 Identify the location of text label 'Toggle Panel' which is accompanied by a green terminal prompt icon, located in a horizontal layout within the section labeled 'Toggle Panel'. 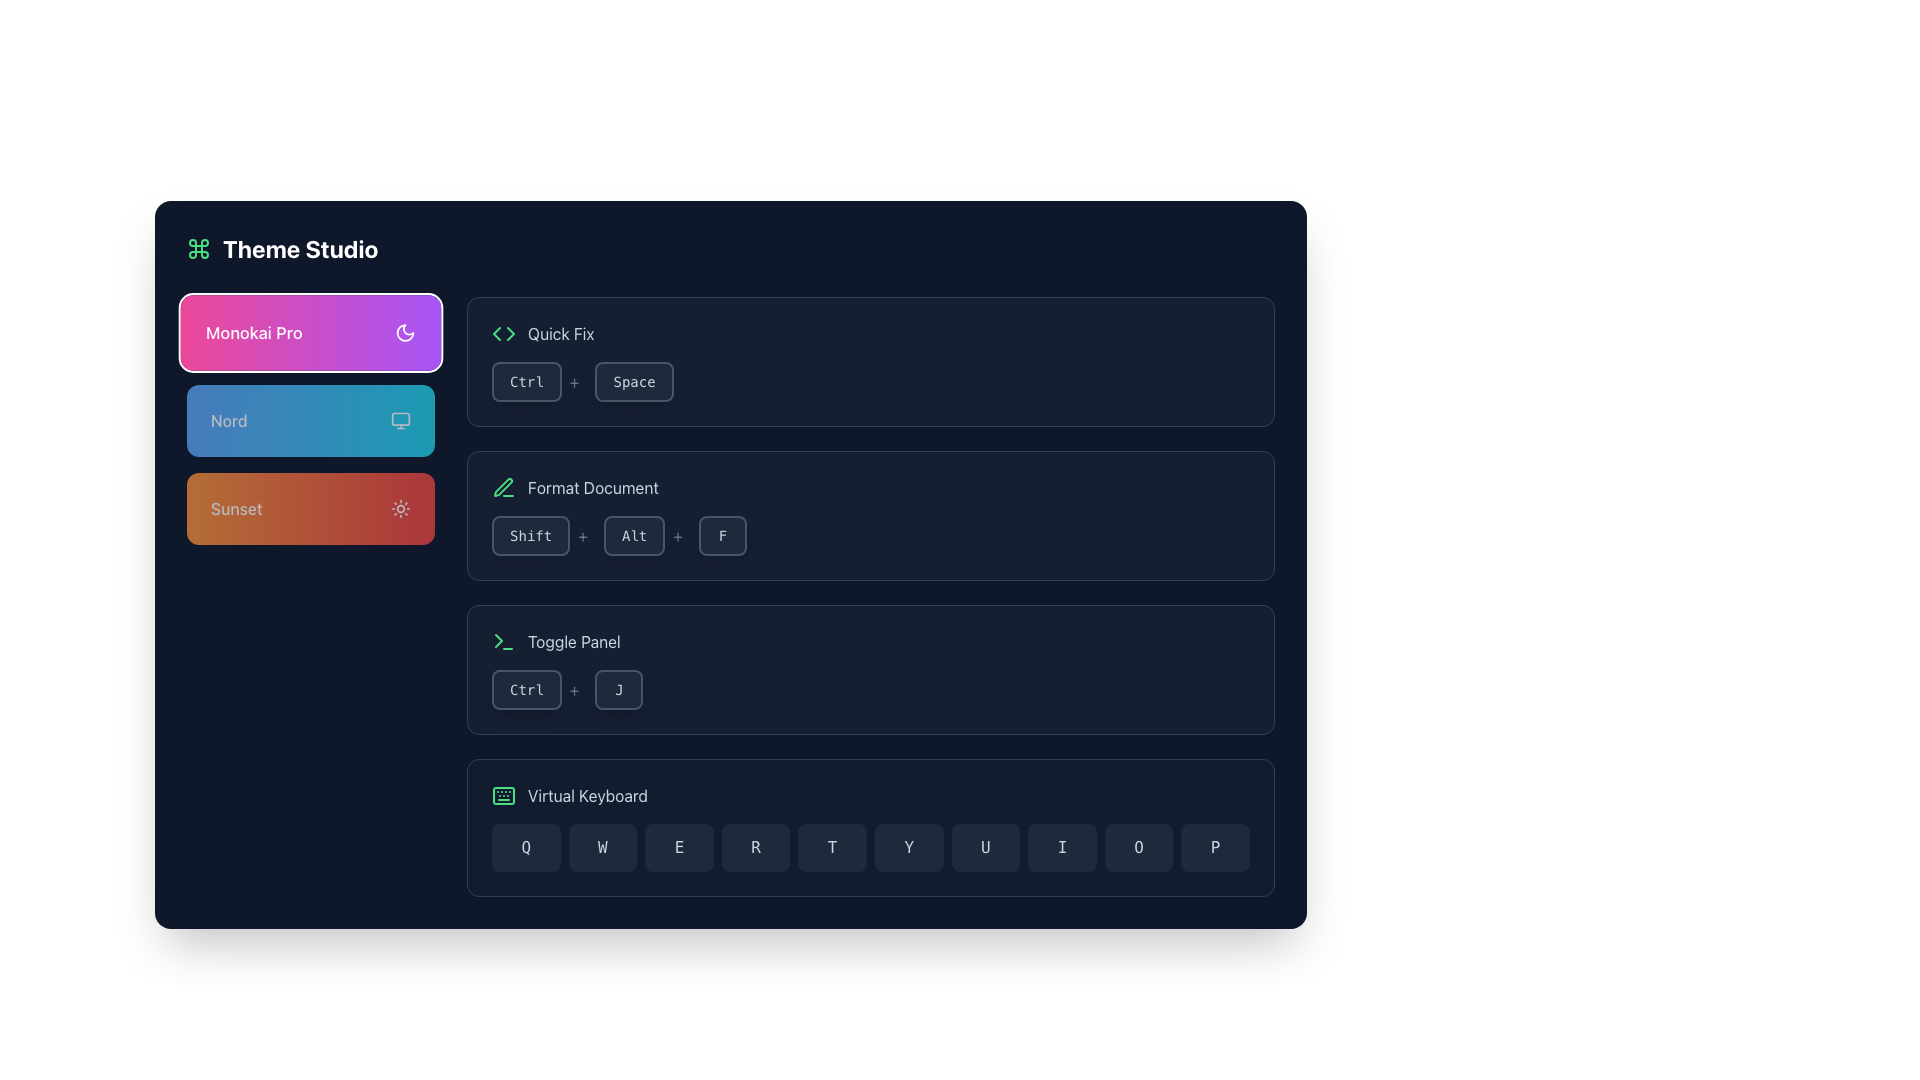
(556, 641).